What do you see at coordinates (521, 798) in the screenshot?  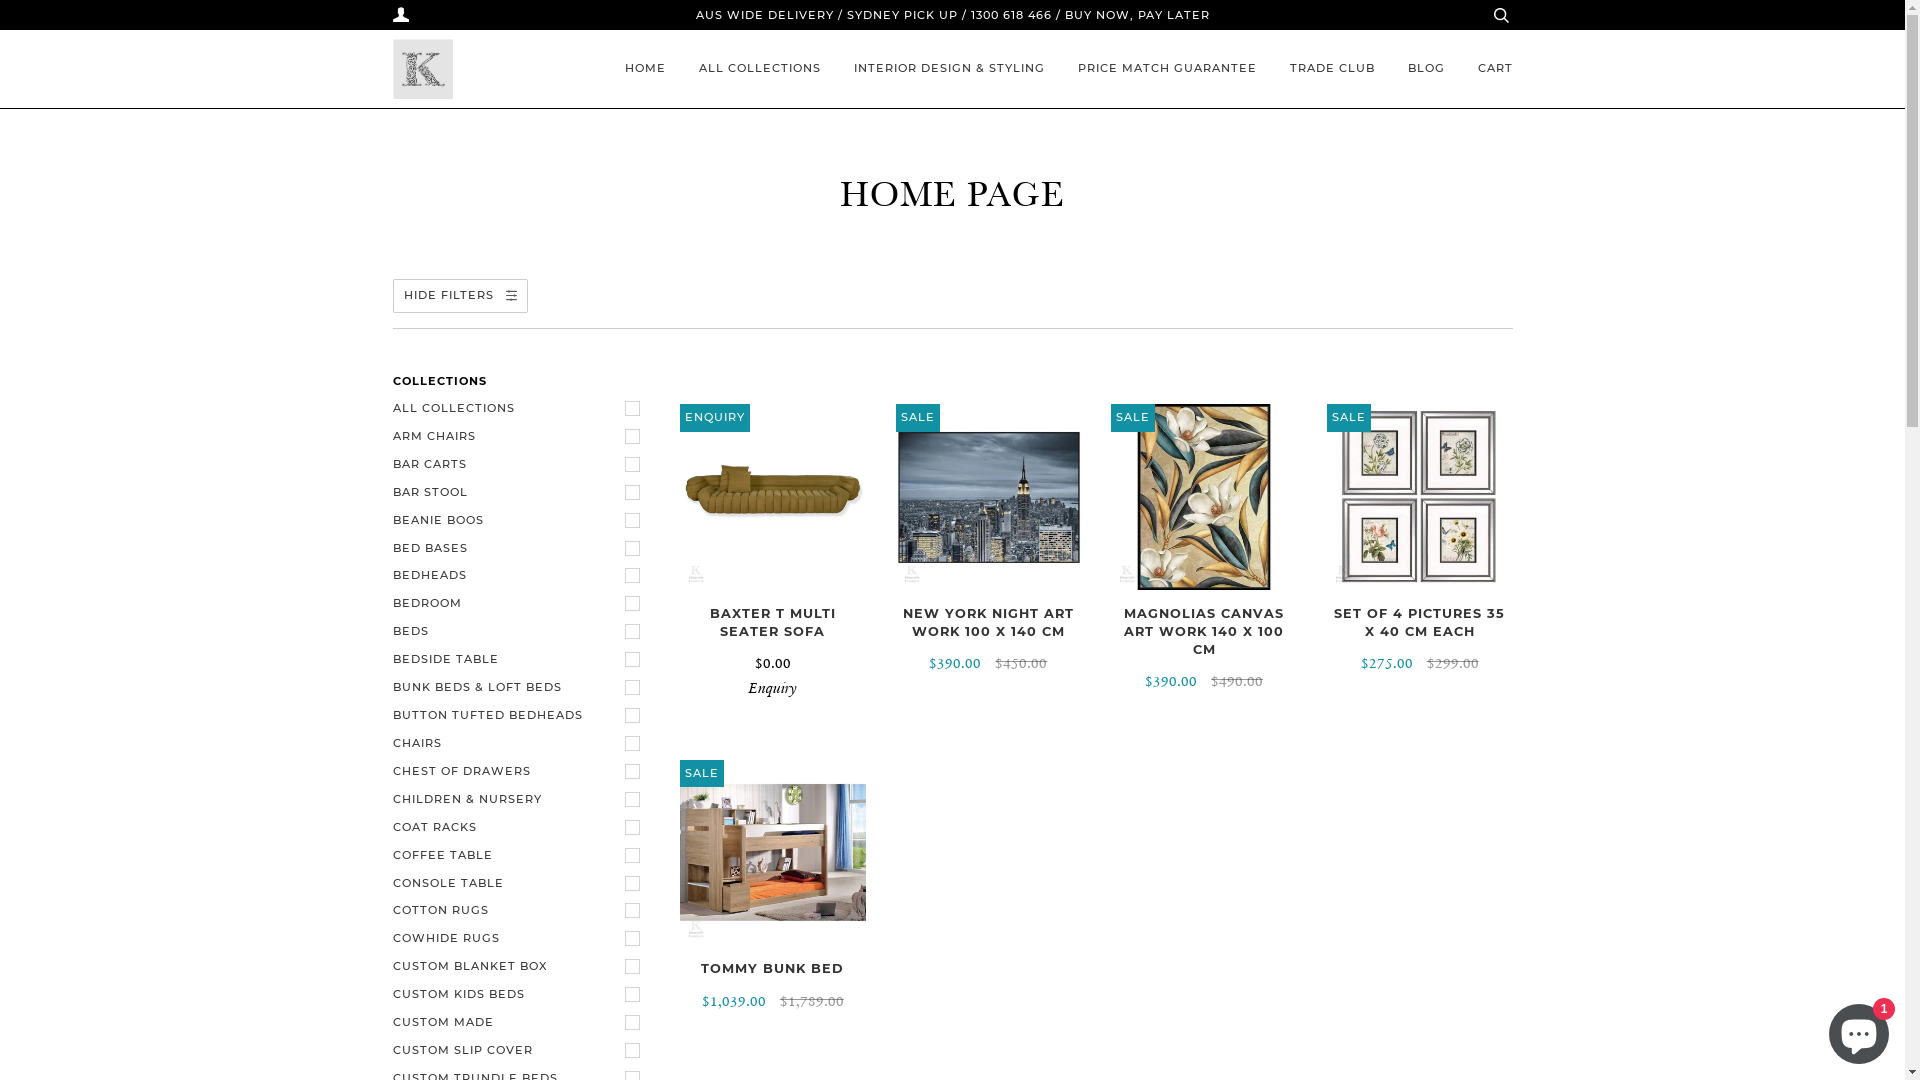 I see `'CHILDREN & NURSERY'` at bounding box center [521, 798].